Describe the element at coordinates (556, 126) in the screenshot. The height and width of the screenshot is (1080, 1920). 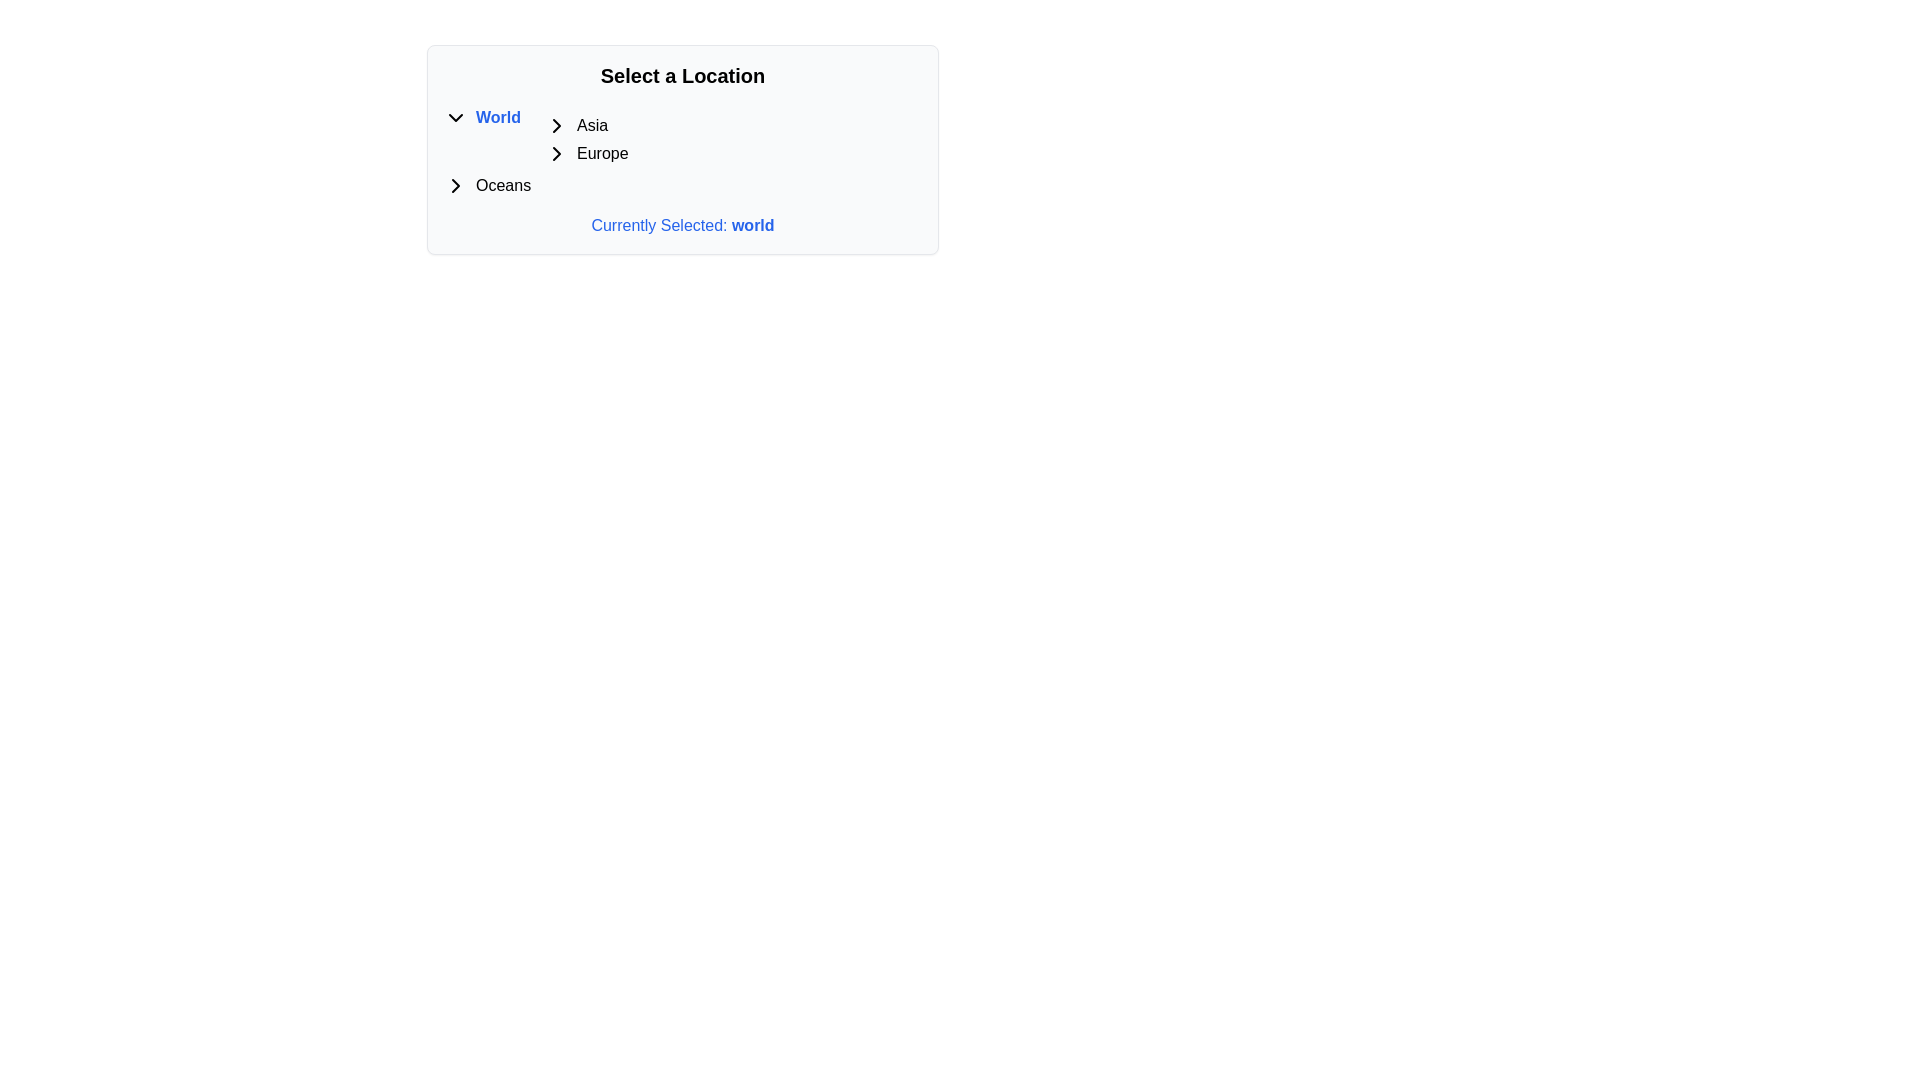
I see `the button with a right-pointing chevron symbol located immediately left of the text 'Asia'` at that location.